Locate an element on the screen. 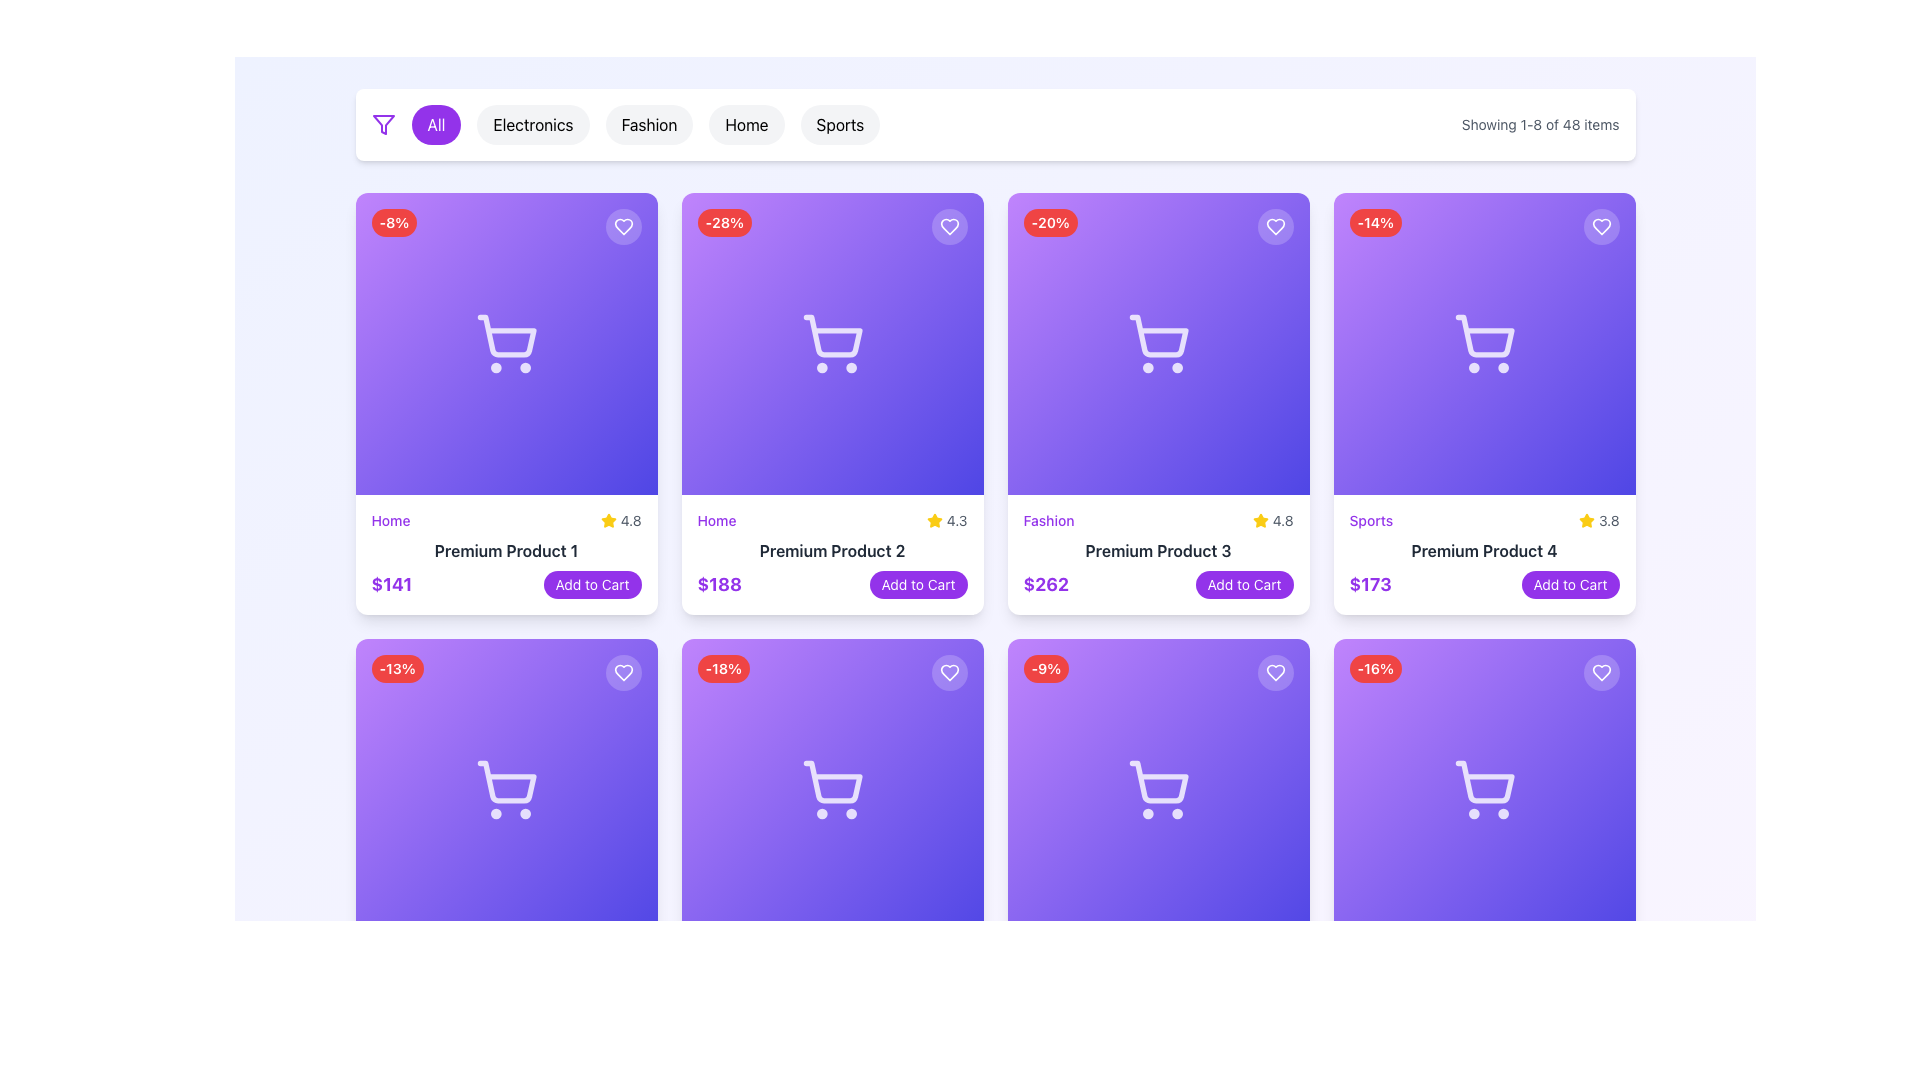 The width and height of the screenshot is (1920, 1080). the central component of the shopping cart icon, which has rounded corners and is part of a larger SVG graphic in the grid layout is located at coordinates (1484, 781).